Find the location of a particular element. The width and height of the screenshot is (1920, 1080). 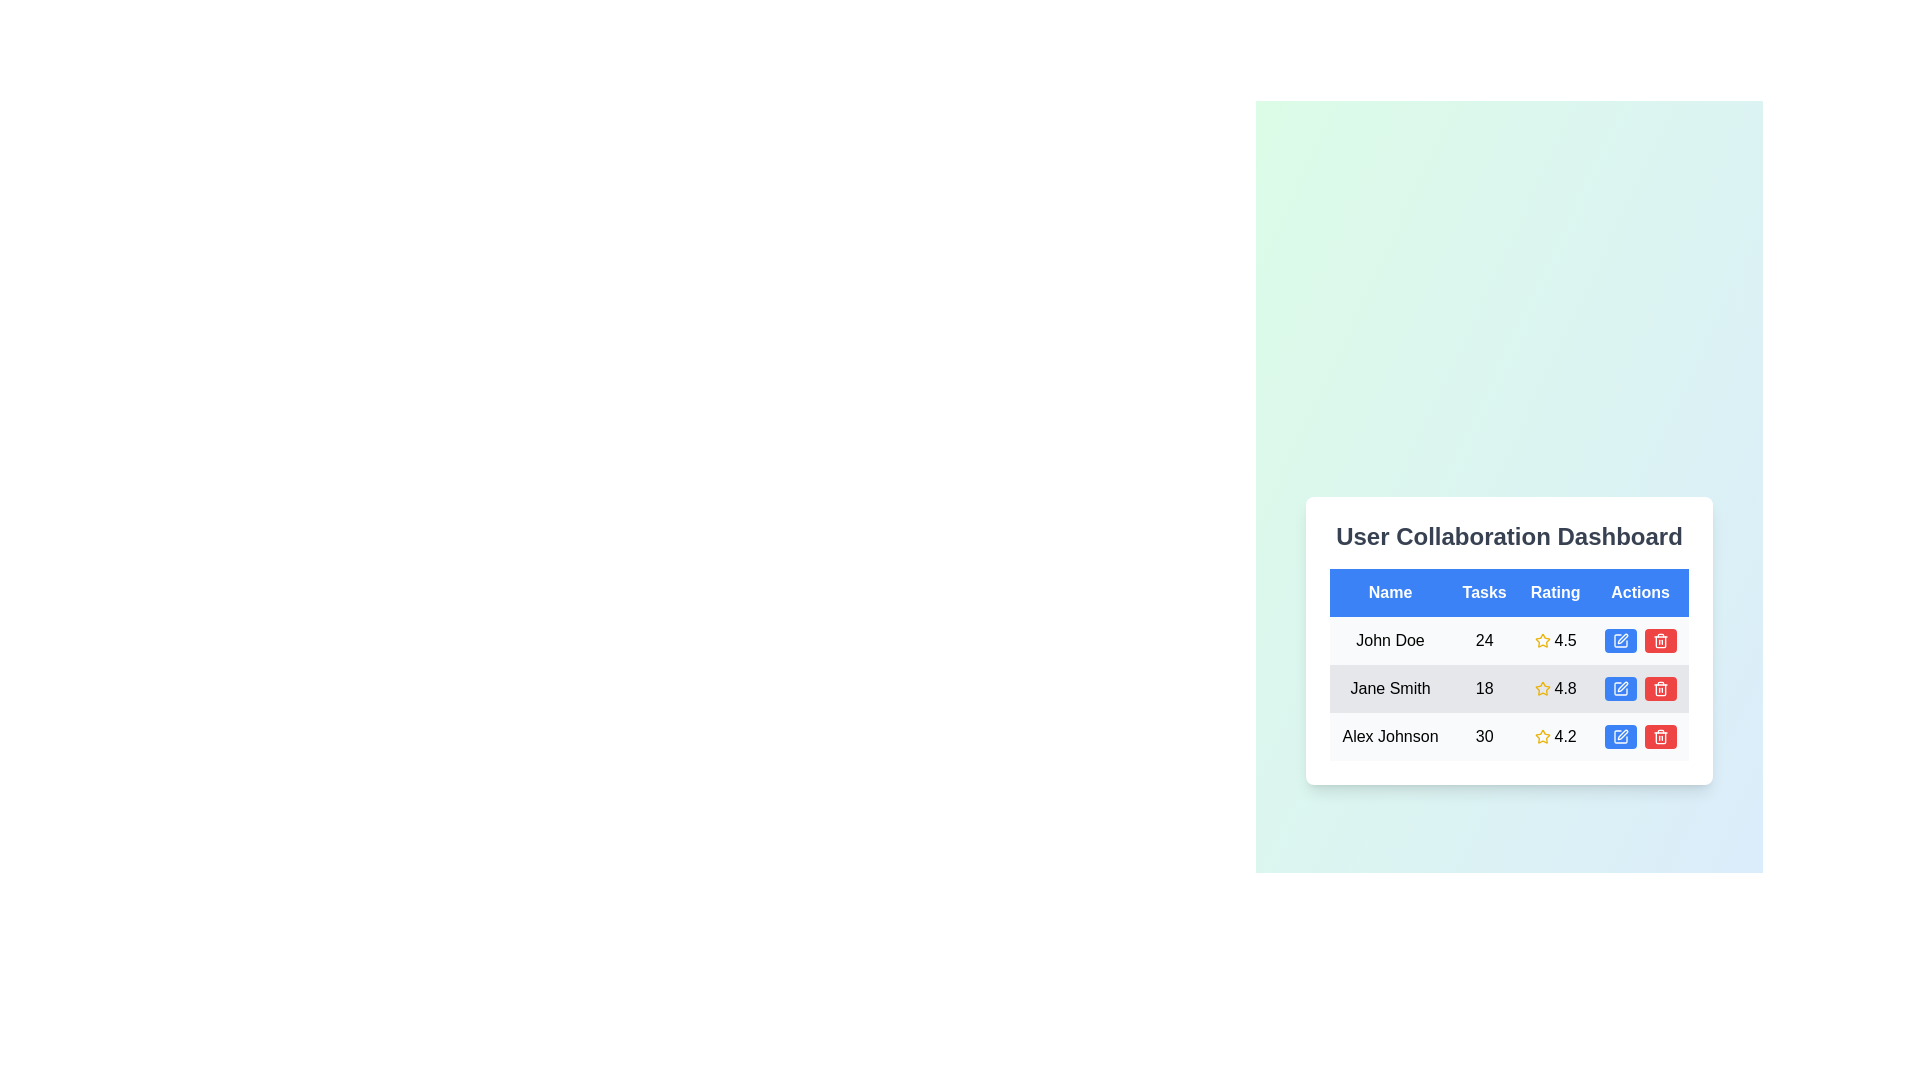

the edit icon (pen inside a square) located in the rightmost column of the 'Actions' section for the 'Alex Johnson' entry to trigger a tooltip or highlight effect is located at coordinates (1620, 736).